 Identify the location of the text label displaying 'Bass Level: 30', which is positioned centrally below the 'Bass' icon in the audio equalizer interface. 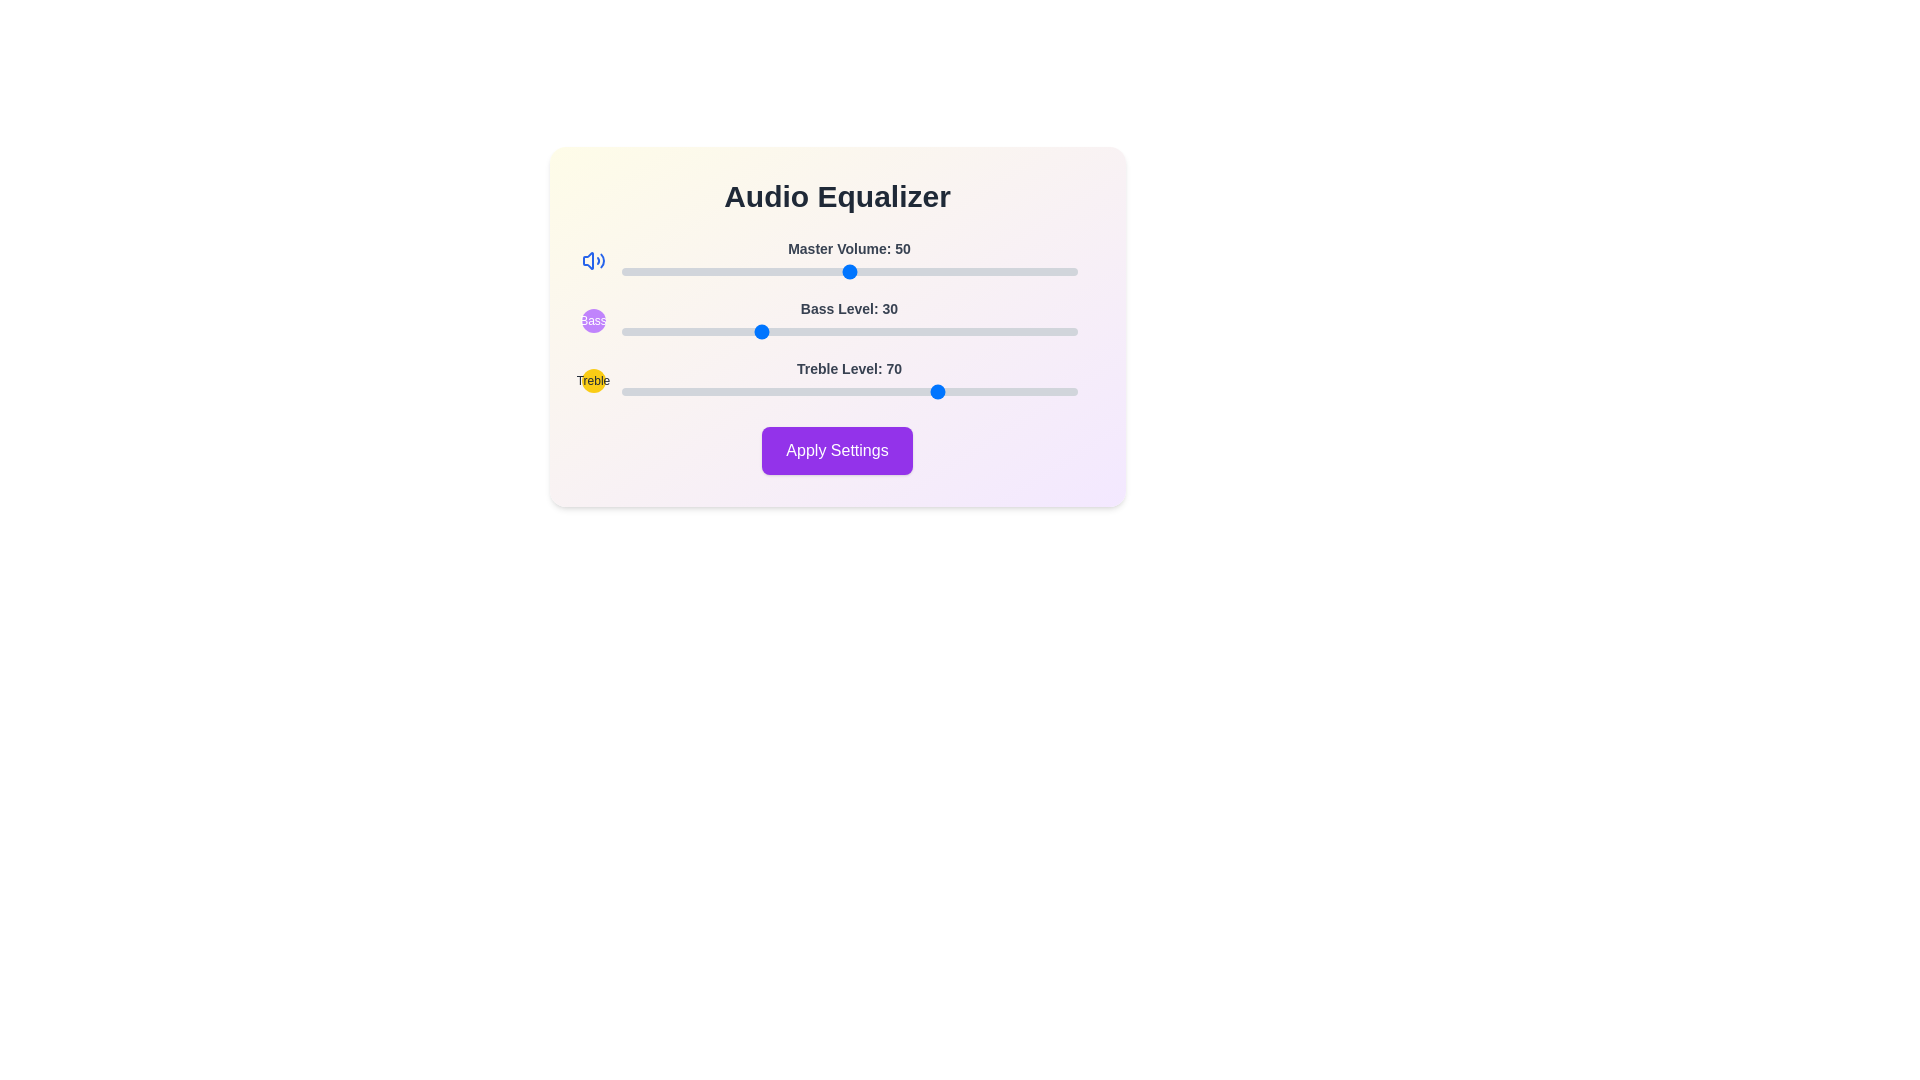
(849, 308).